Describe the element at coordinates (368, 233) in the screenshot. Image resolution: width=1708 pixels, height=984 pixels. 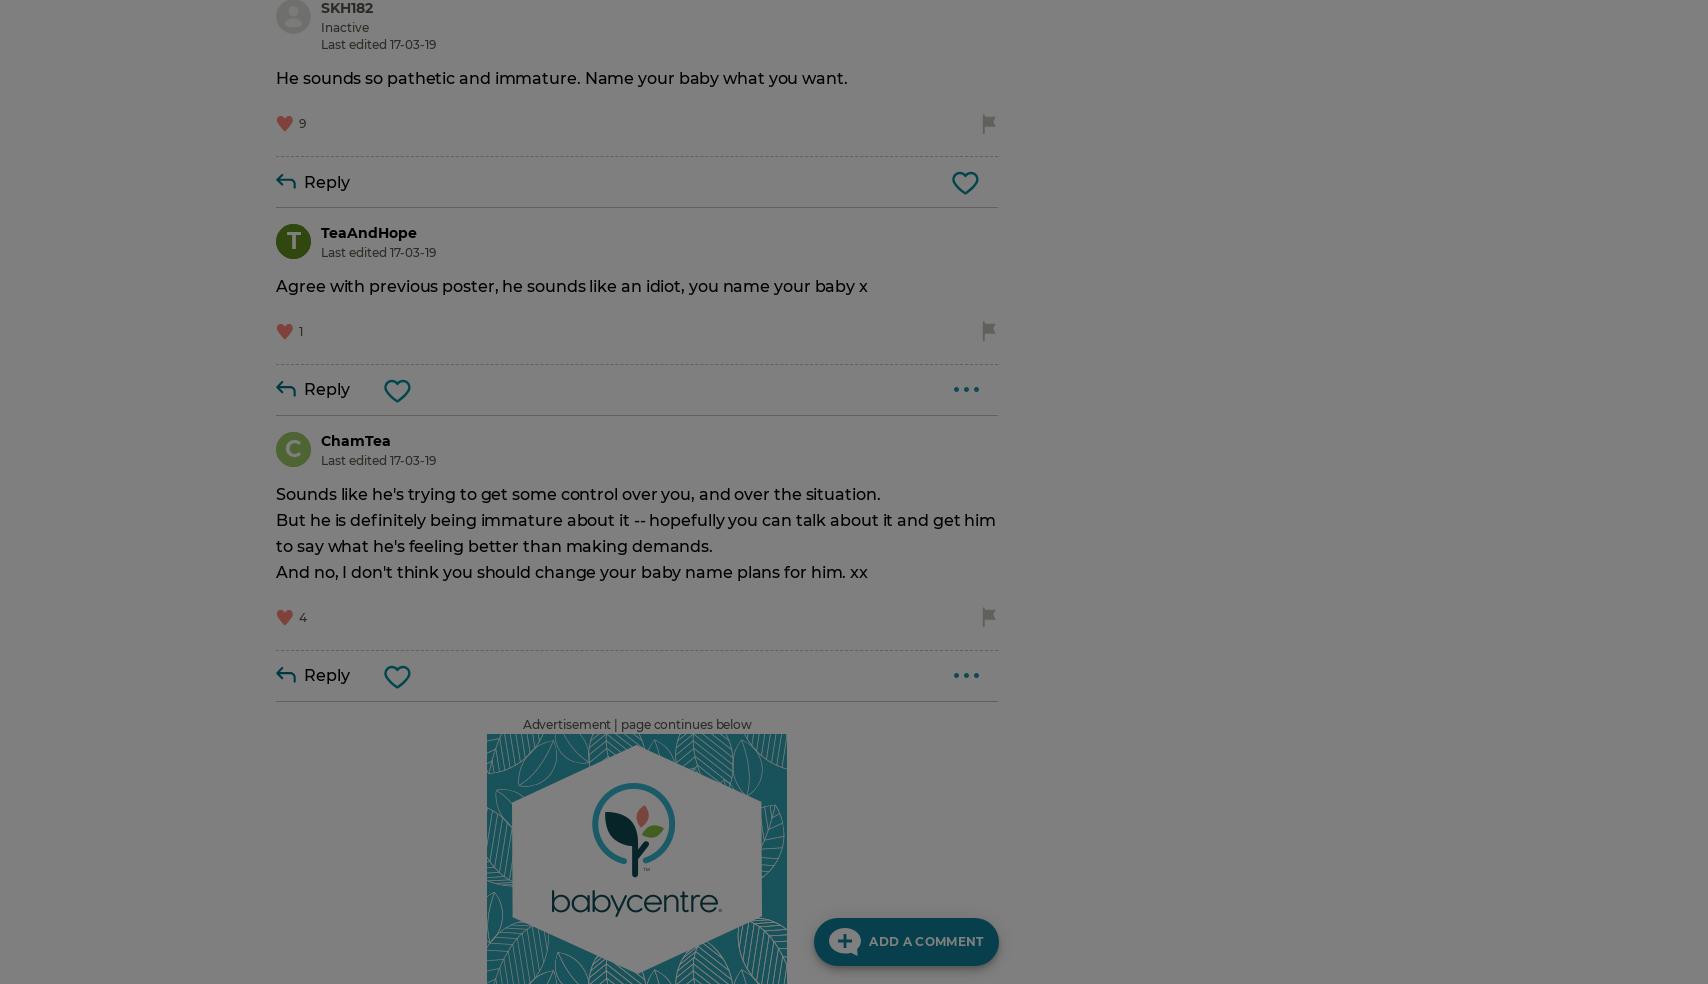
I see `'TeaAndHope'` at that location.